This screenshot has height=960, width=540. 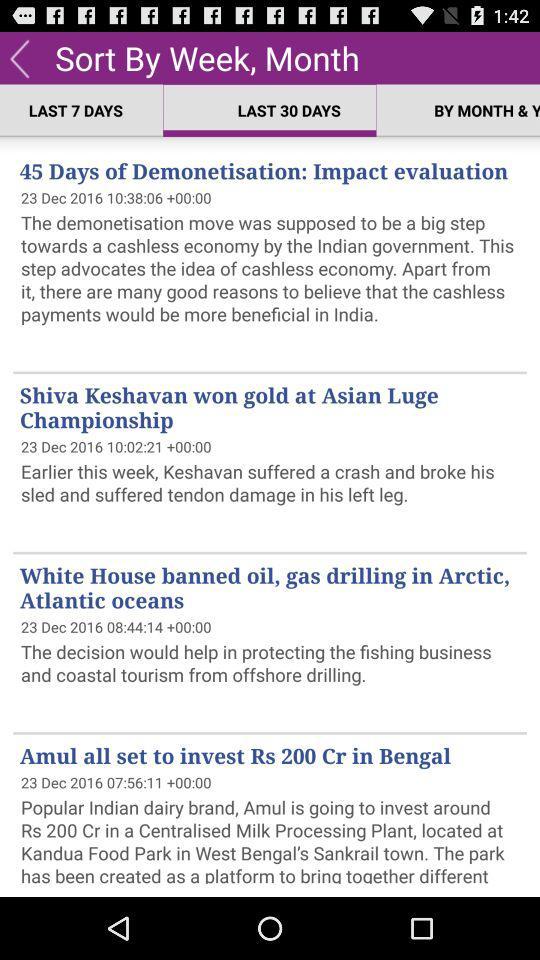 What do you see at coordinates (18, 56) in the screenshot?
I see `sort a different way` at bounding box center [18, 56].